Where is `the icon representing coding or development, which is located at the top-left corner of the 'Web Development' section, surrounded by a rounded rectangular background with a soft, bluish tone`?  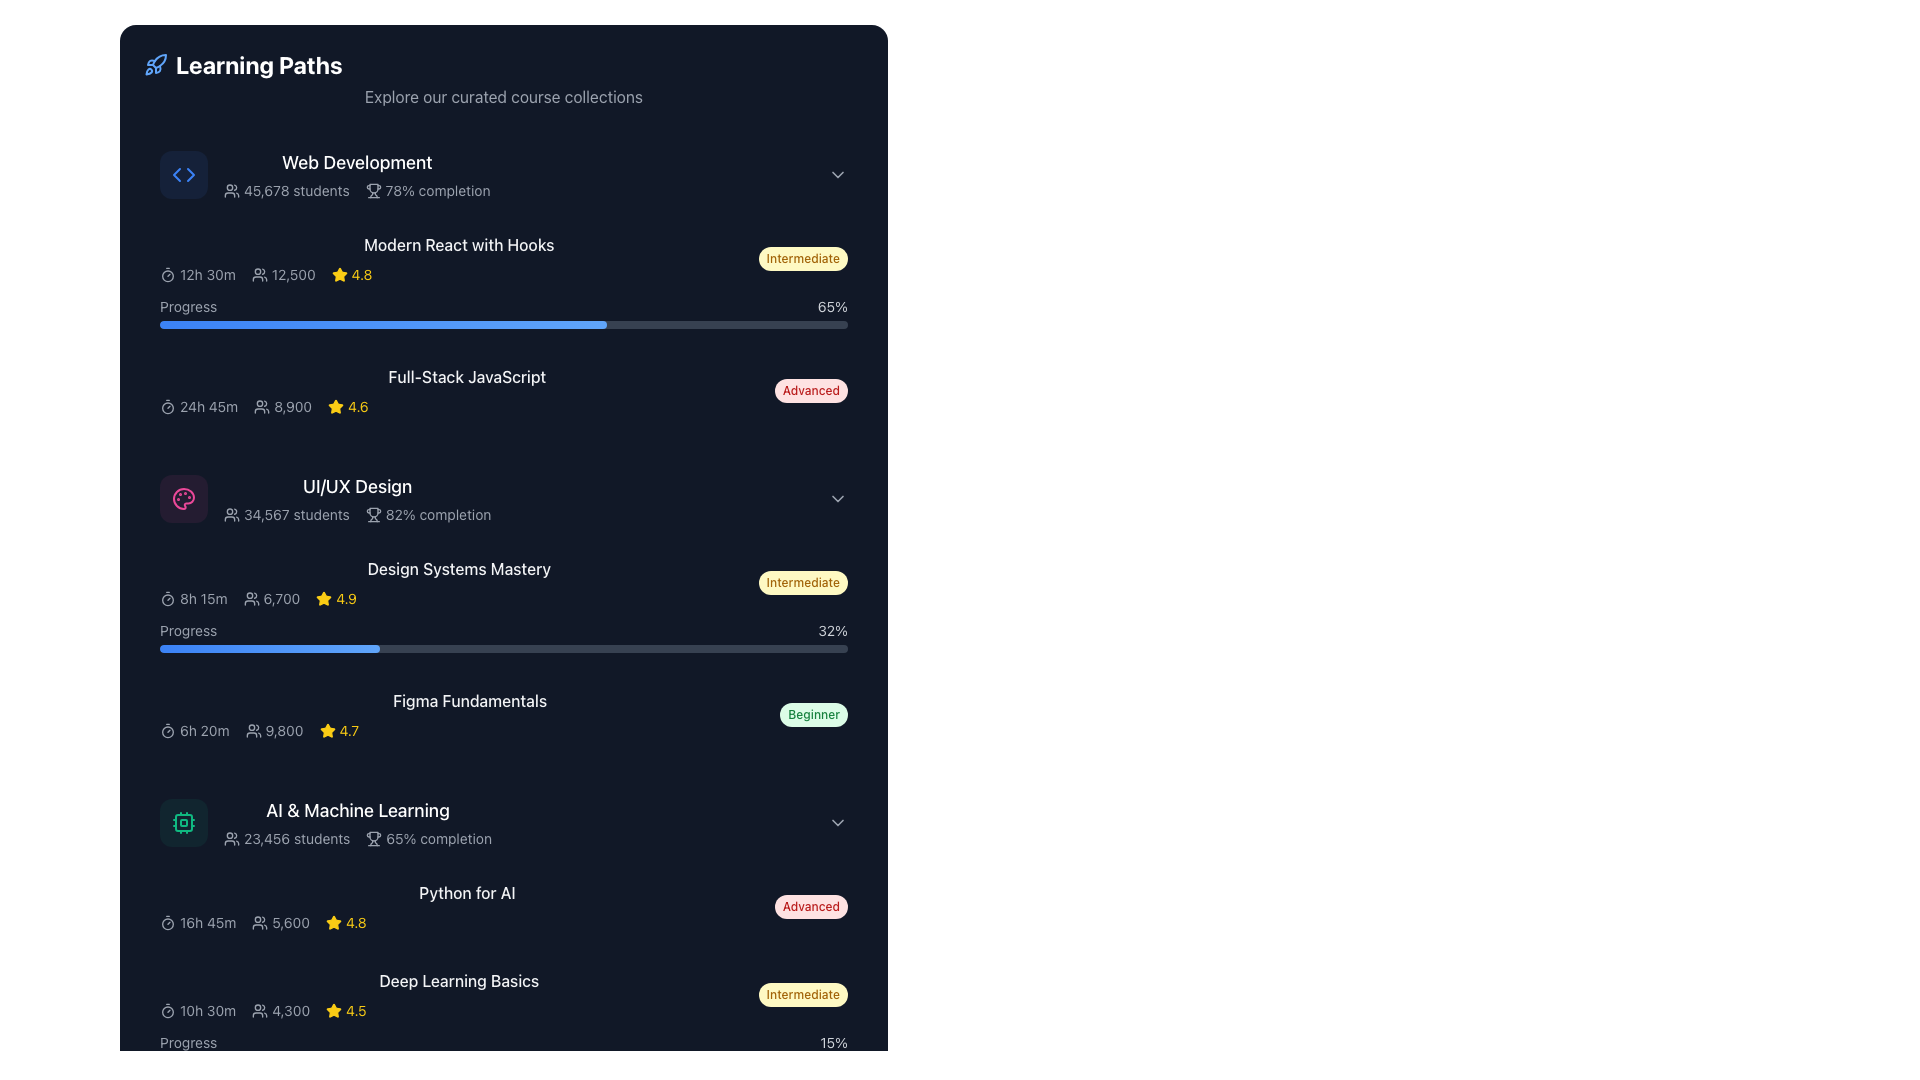
the icon representing coding or development, which is located at the top-left corner of the 'Web Development' section, surrounded by a rounded rectangular background with a soft, bluish tone is located at coordinates (183, 173).